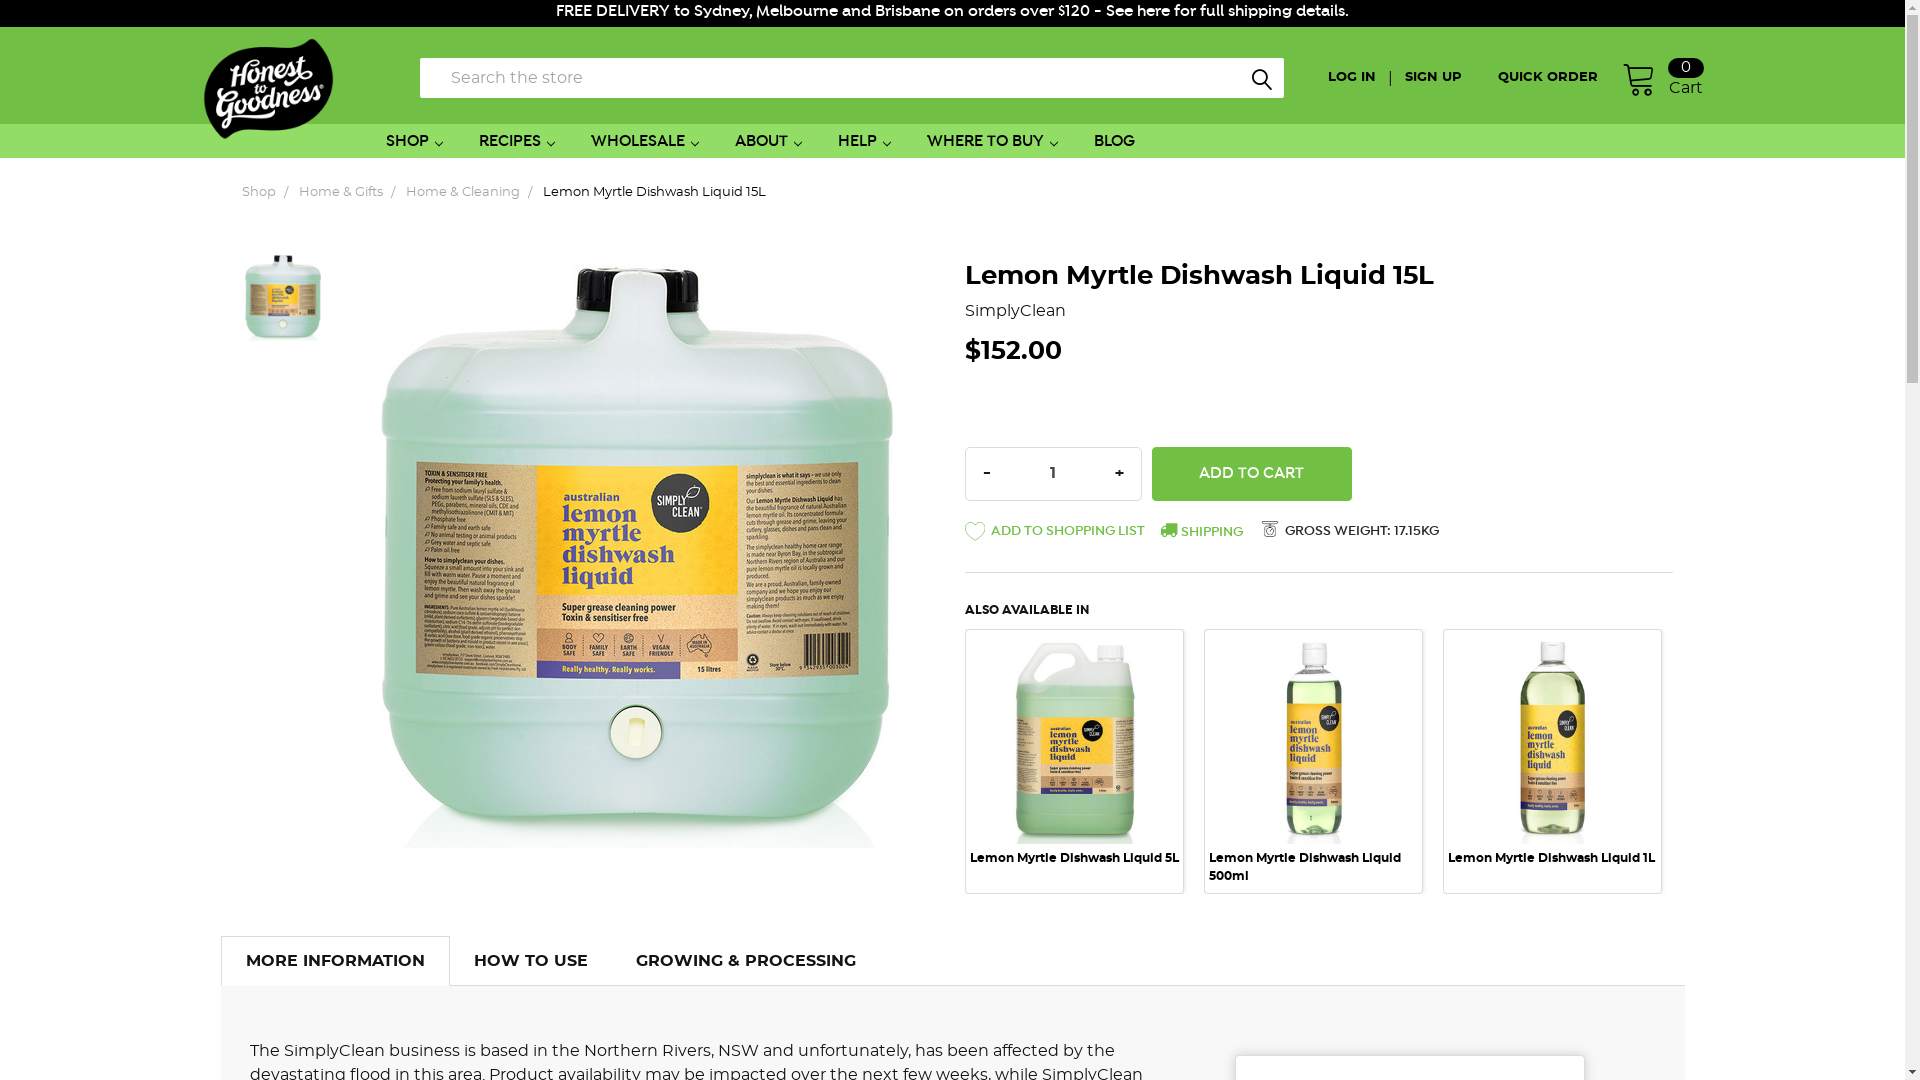 The image size is (1920, 1080). I want to click on 'Add to Cart', so click(1152, 474).